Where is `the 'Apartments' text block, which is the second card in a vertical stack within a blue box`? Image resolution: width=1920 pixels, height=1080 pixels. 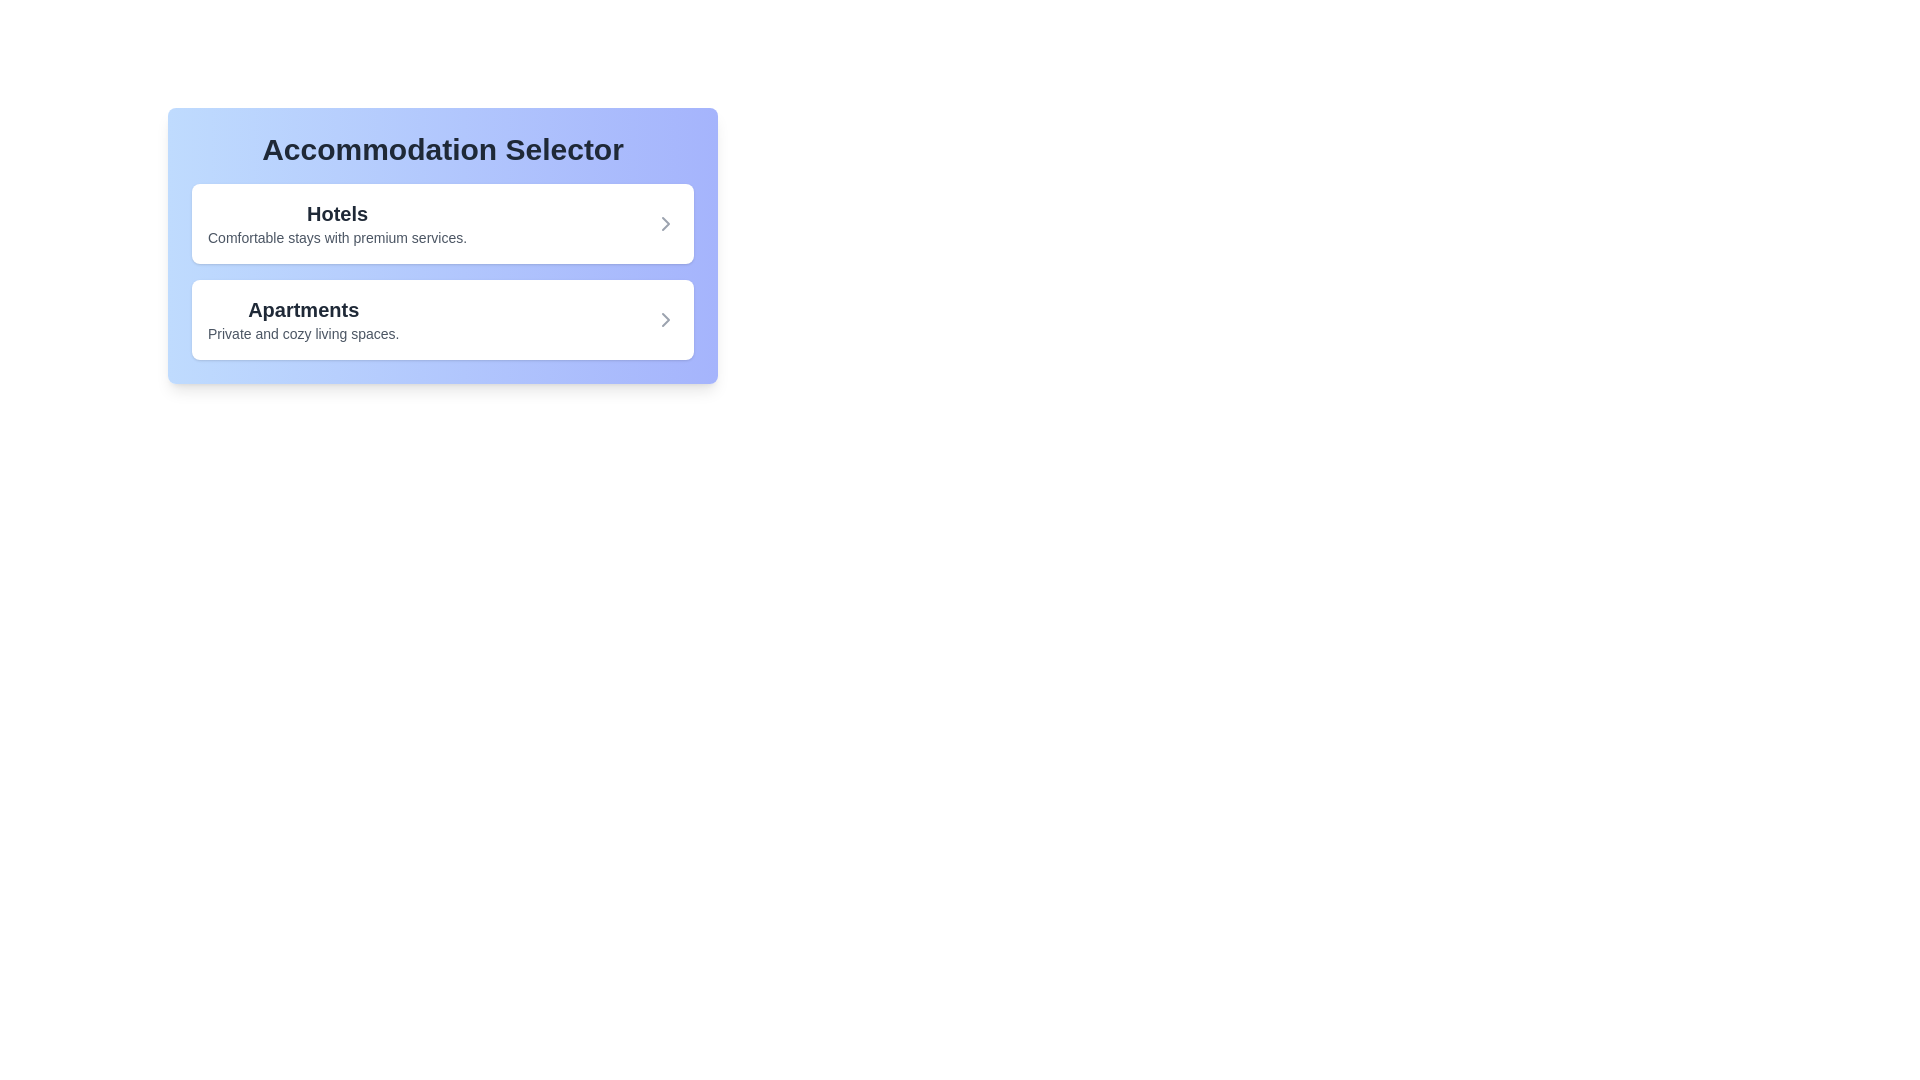 the 'Apartments' text block, which is the second card in a vertical stack within a blue box is located at coordinates (302, 319).